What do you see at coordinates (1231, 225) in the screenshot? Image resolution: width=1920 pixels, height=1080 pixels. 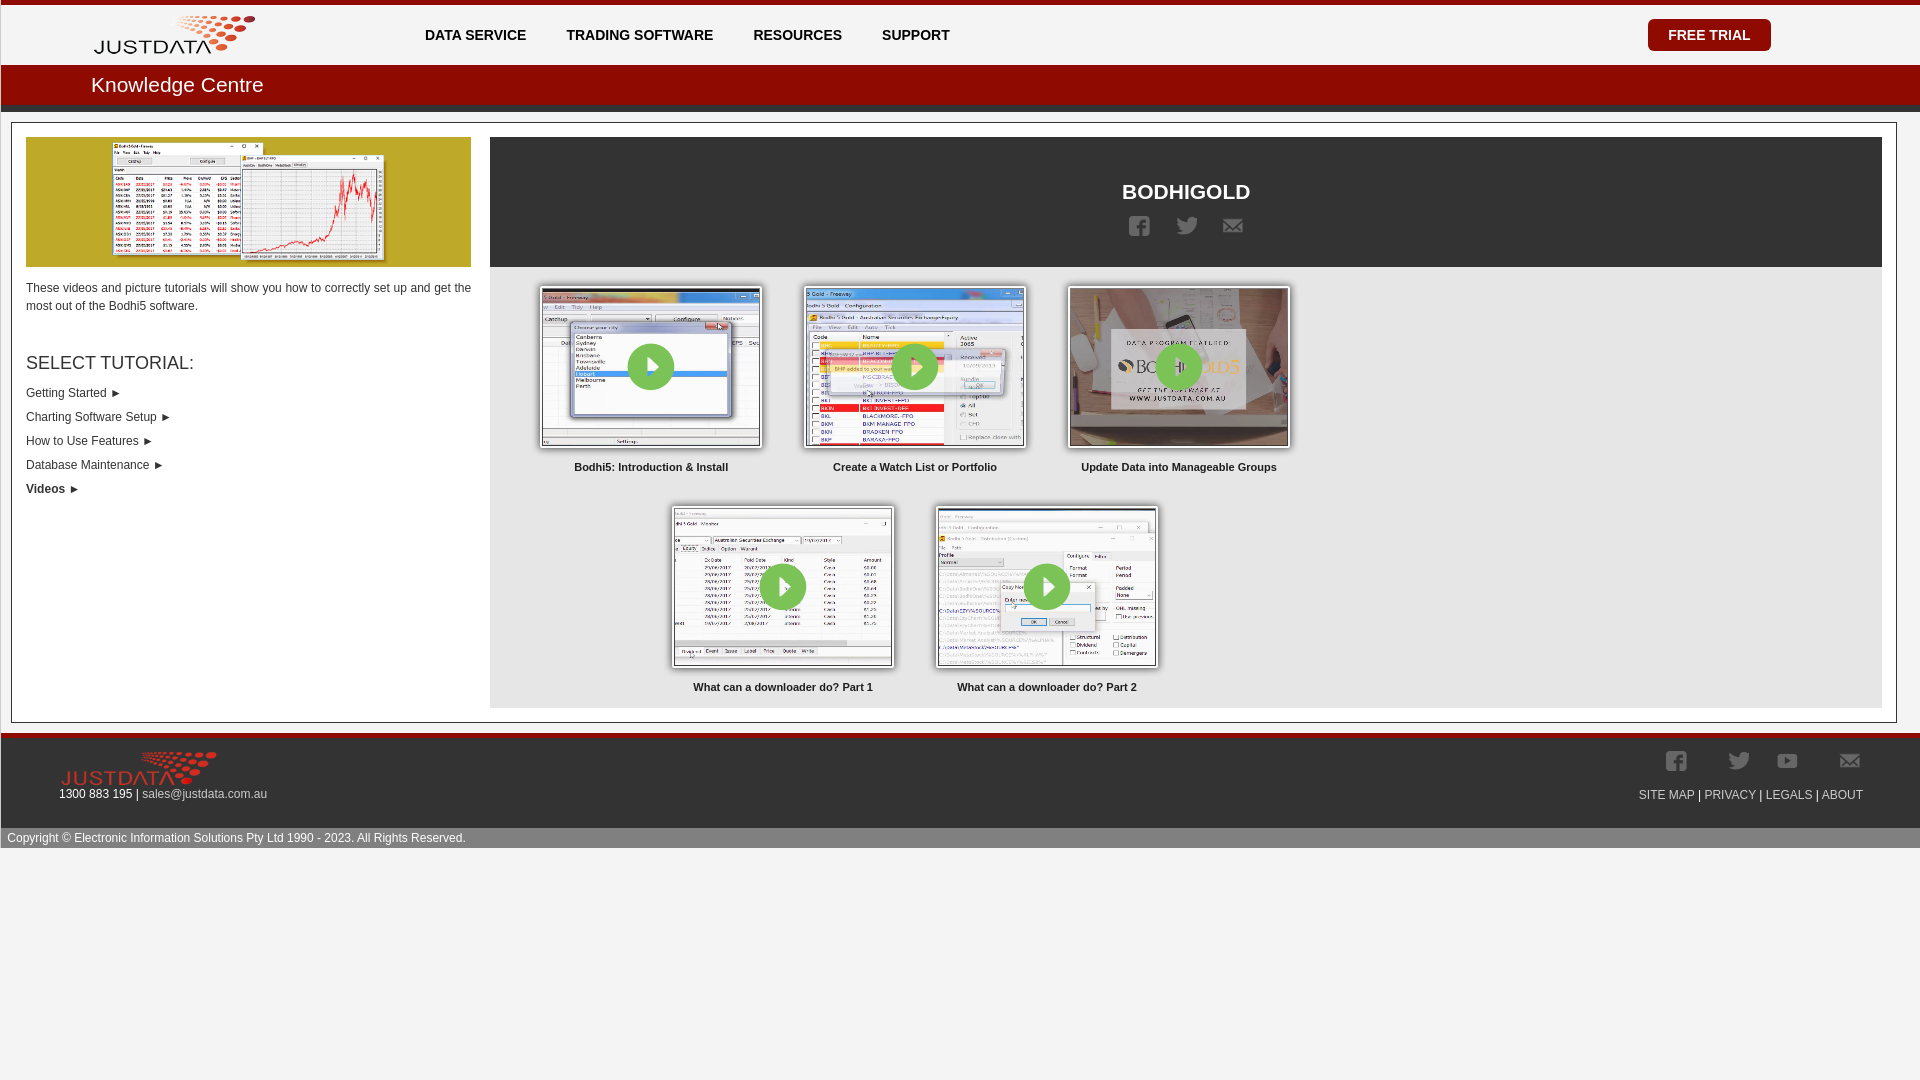 I see `' '` at bounding box center [1231, 225].